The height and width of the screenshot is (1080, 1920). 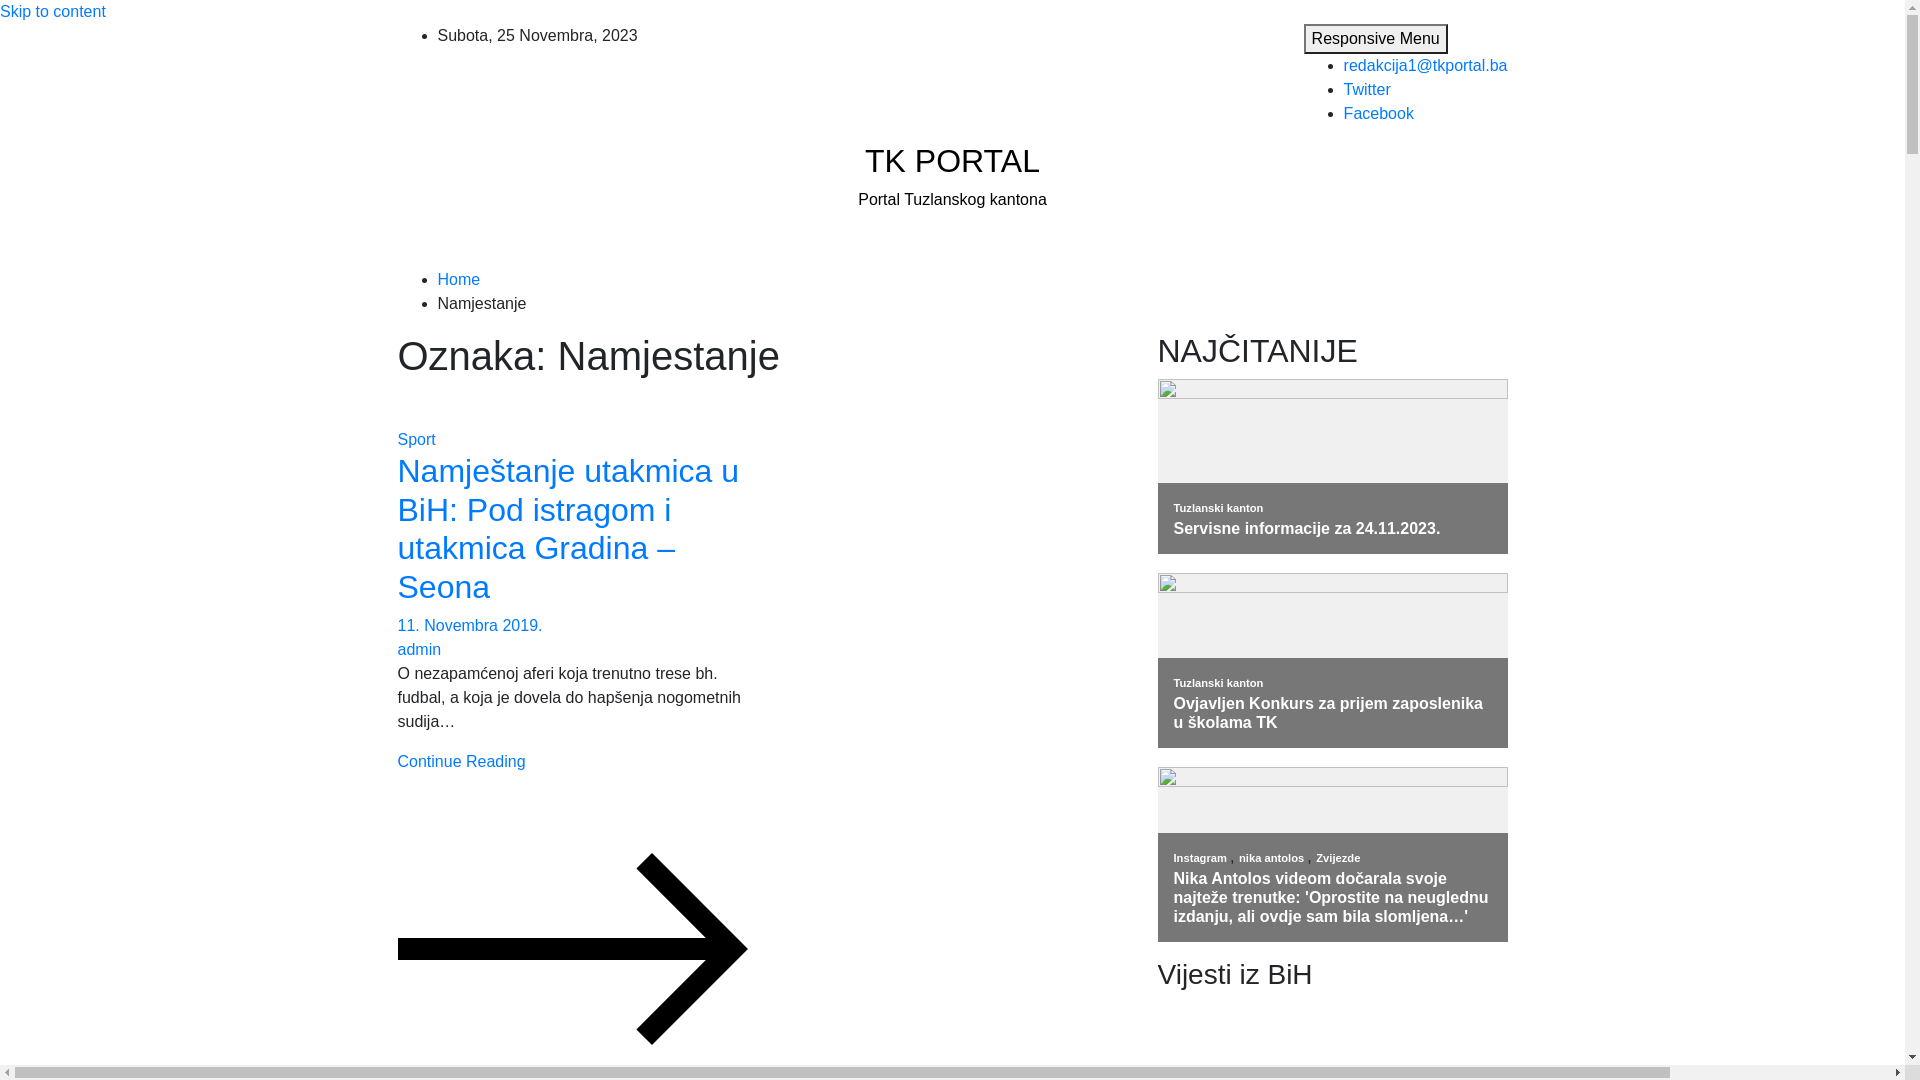 What do you see at coordinates (1315, 856) in the screenshot?
I see `'Zvijezde'` at bounding box center [1315, 856].